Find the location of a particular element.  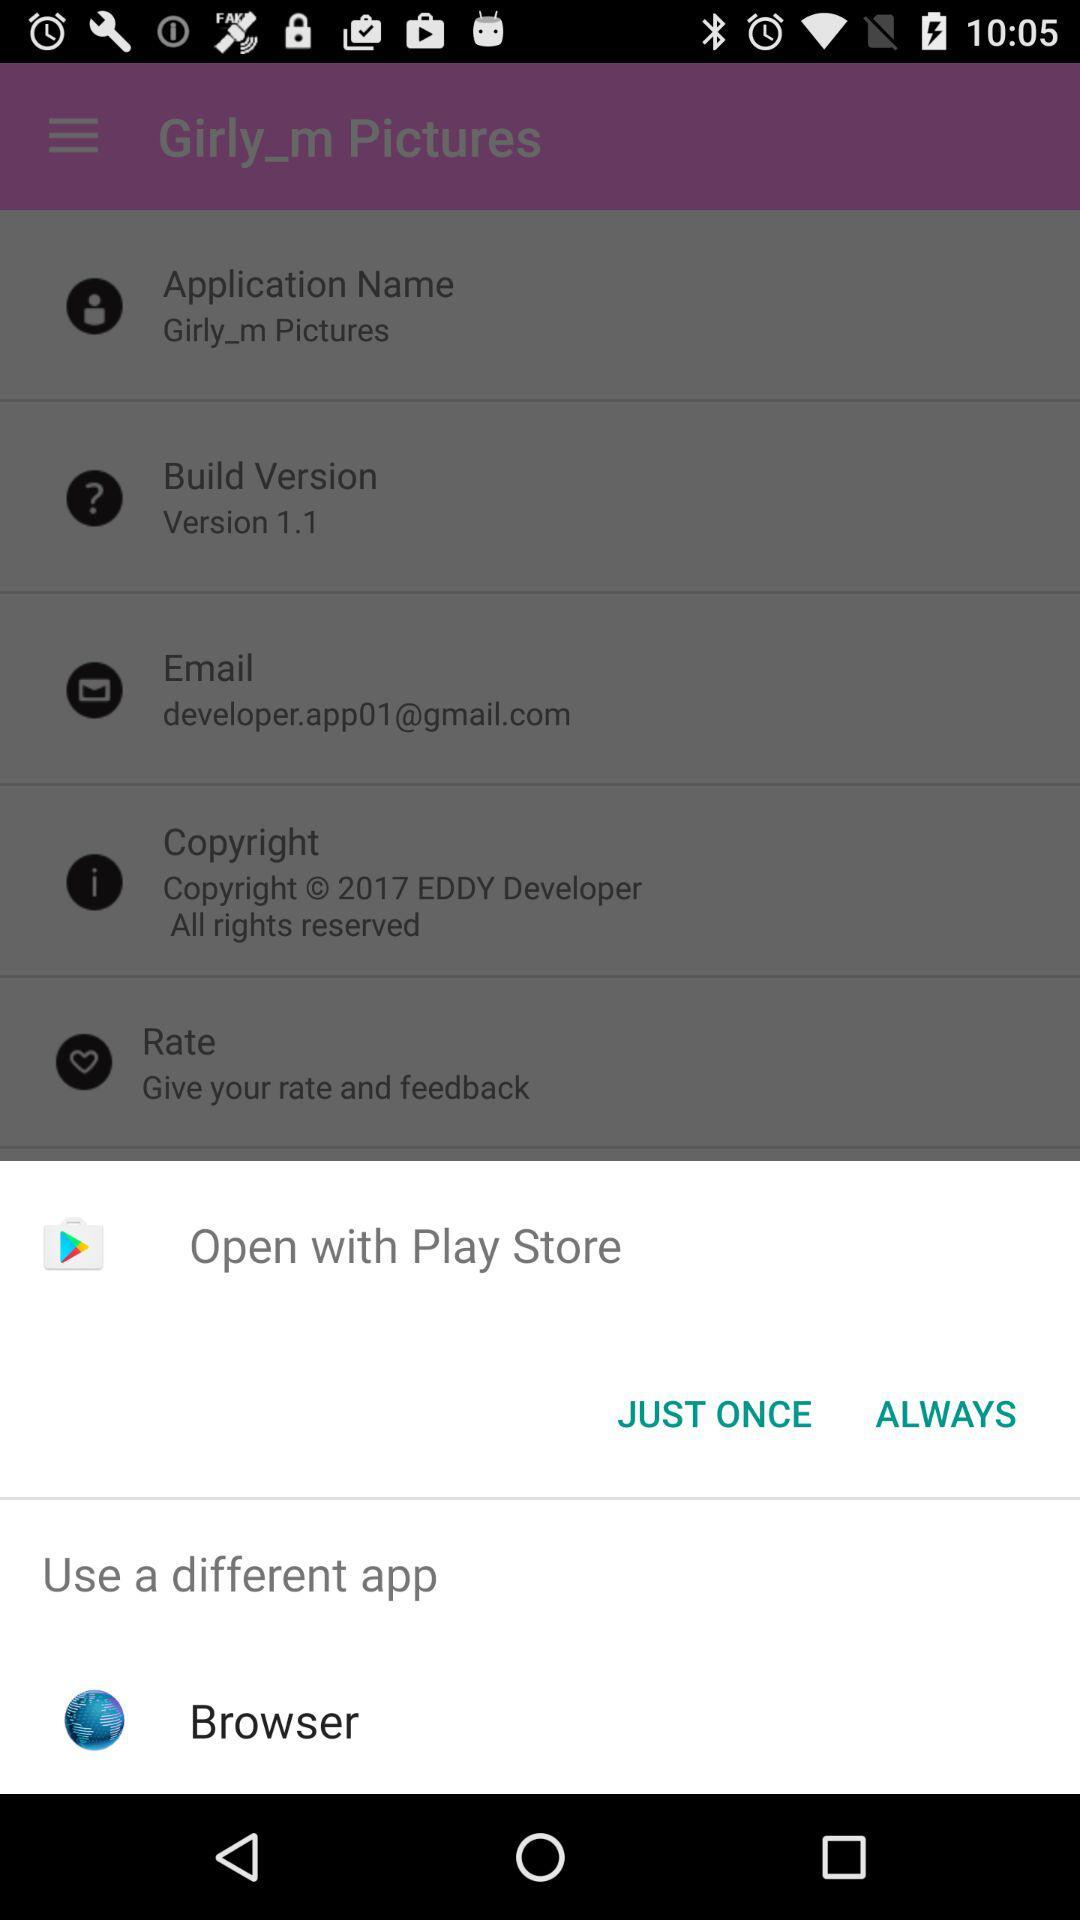

browser icon is located at coordinates (274, 1719).